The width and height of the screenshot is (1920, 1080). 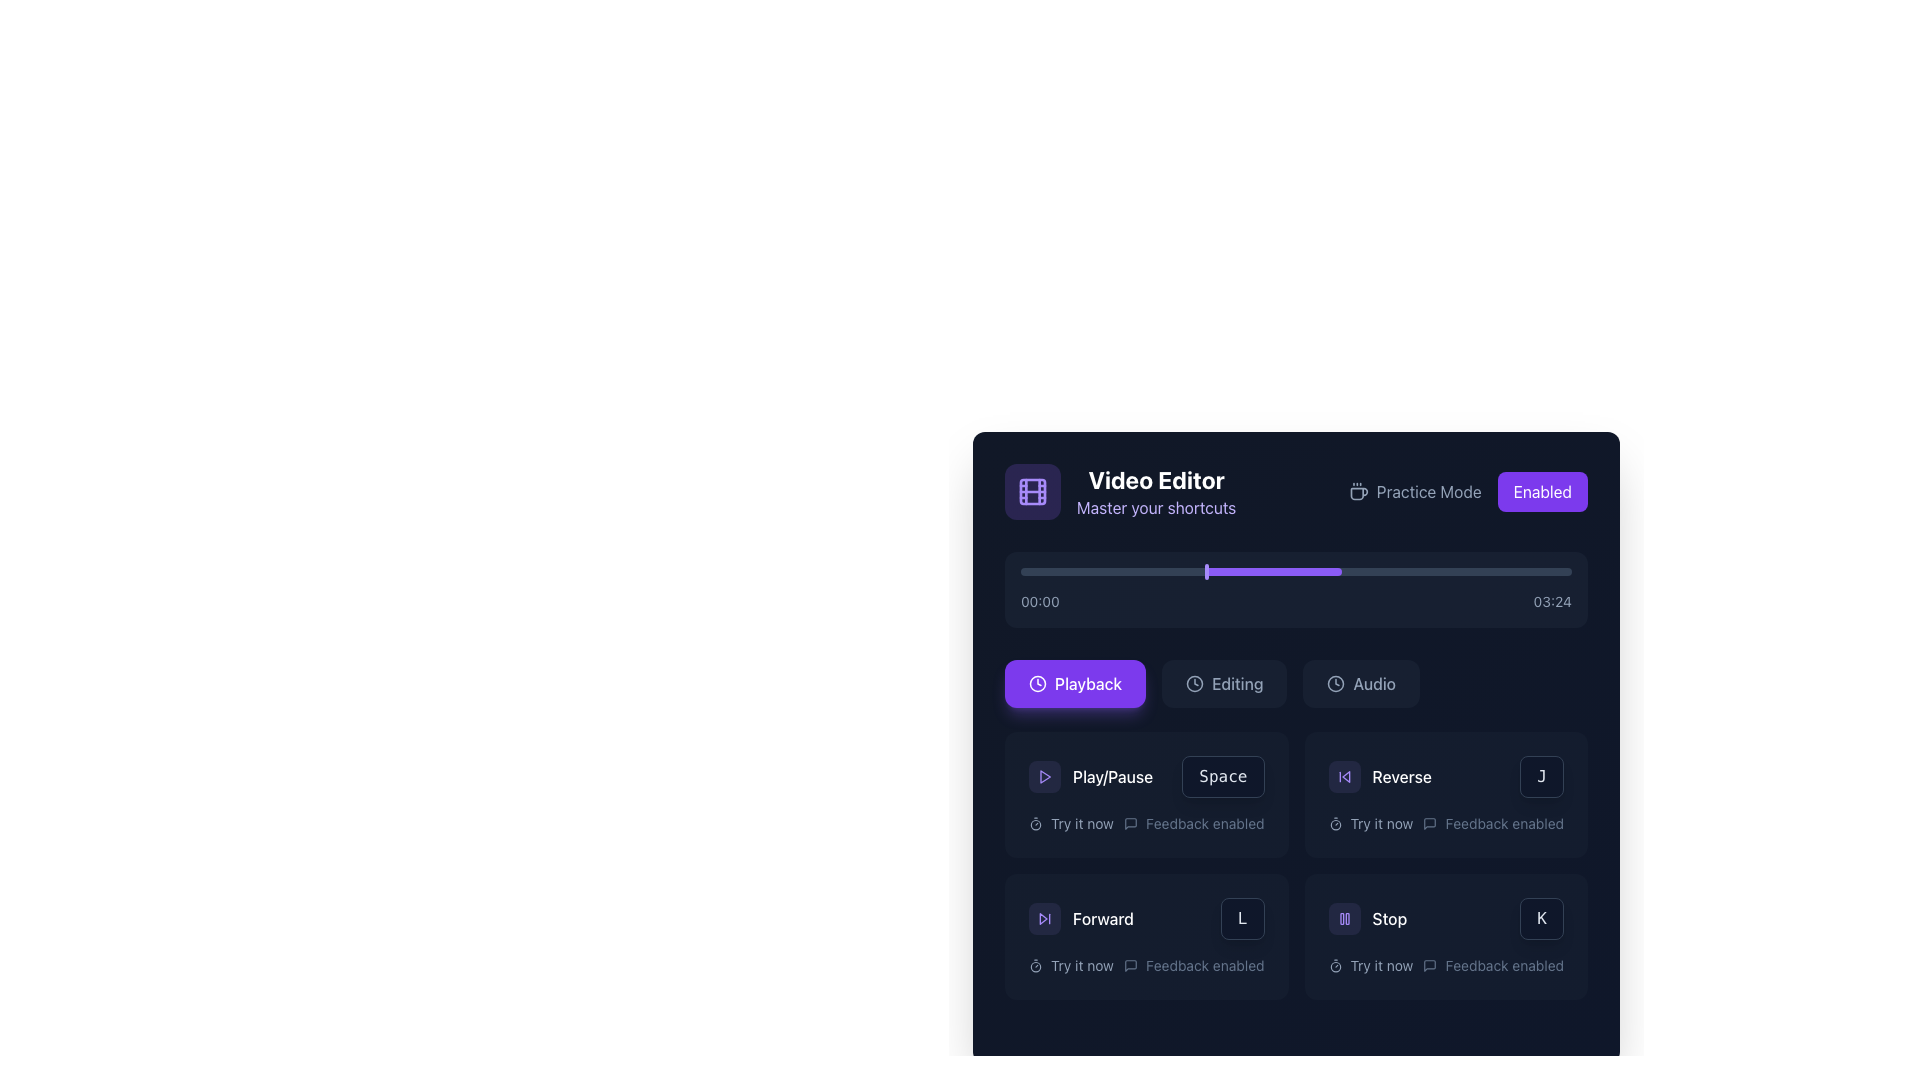 I want to click on the SVG circle located in the right-hand section of the interface, next to the 'Enabled' switch in the top bar, so click(x=1037, y=682).